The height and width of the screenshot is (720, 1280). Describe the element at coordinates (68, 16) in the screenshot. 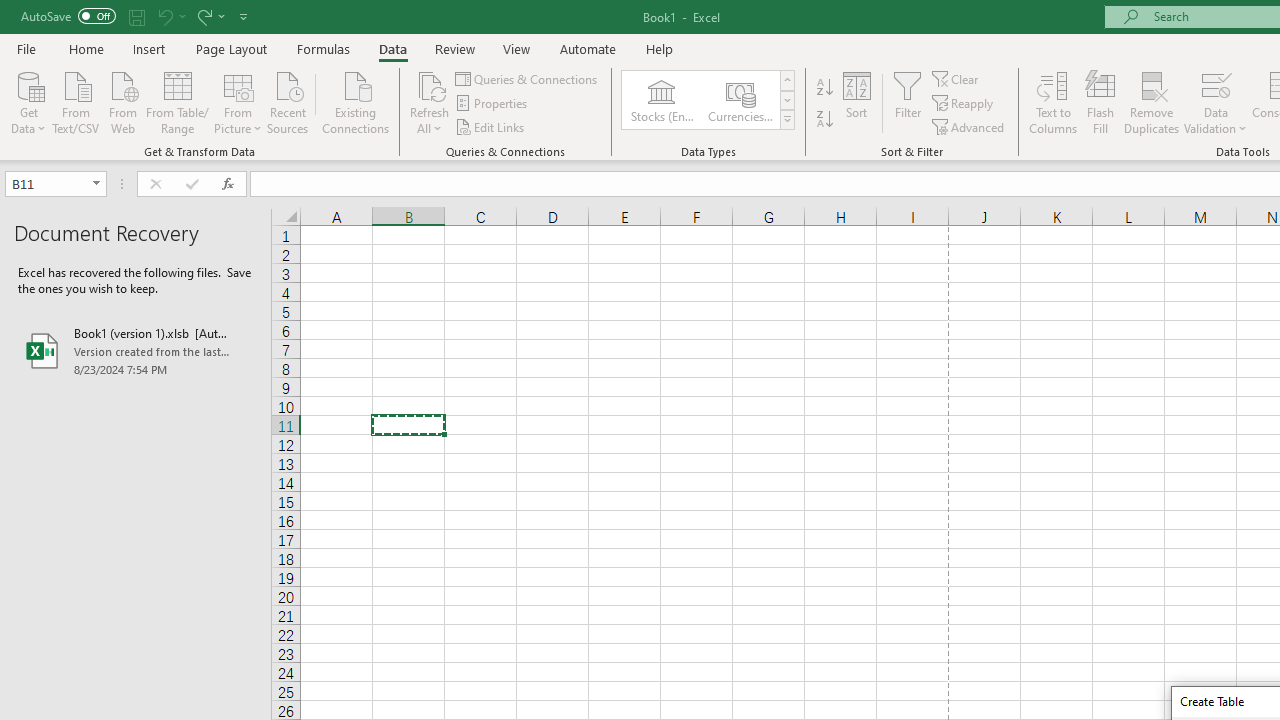

I see `'AutoSave'` at that location.